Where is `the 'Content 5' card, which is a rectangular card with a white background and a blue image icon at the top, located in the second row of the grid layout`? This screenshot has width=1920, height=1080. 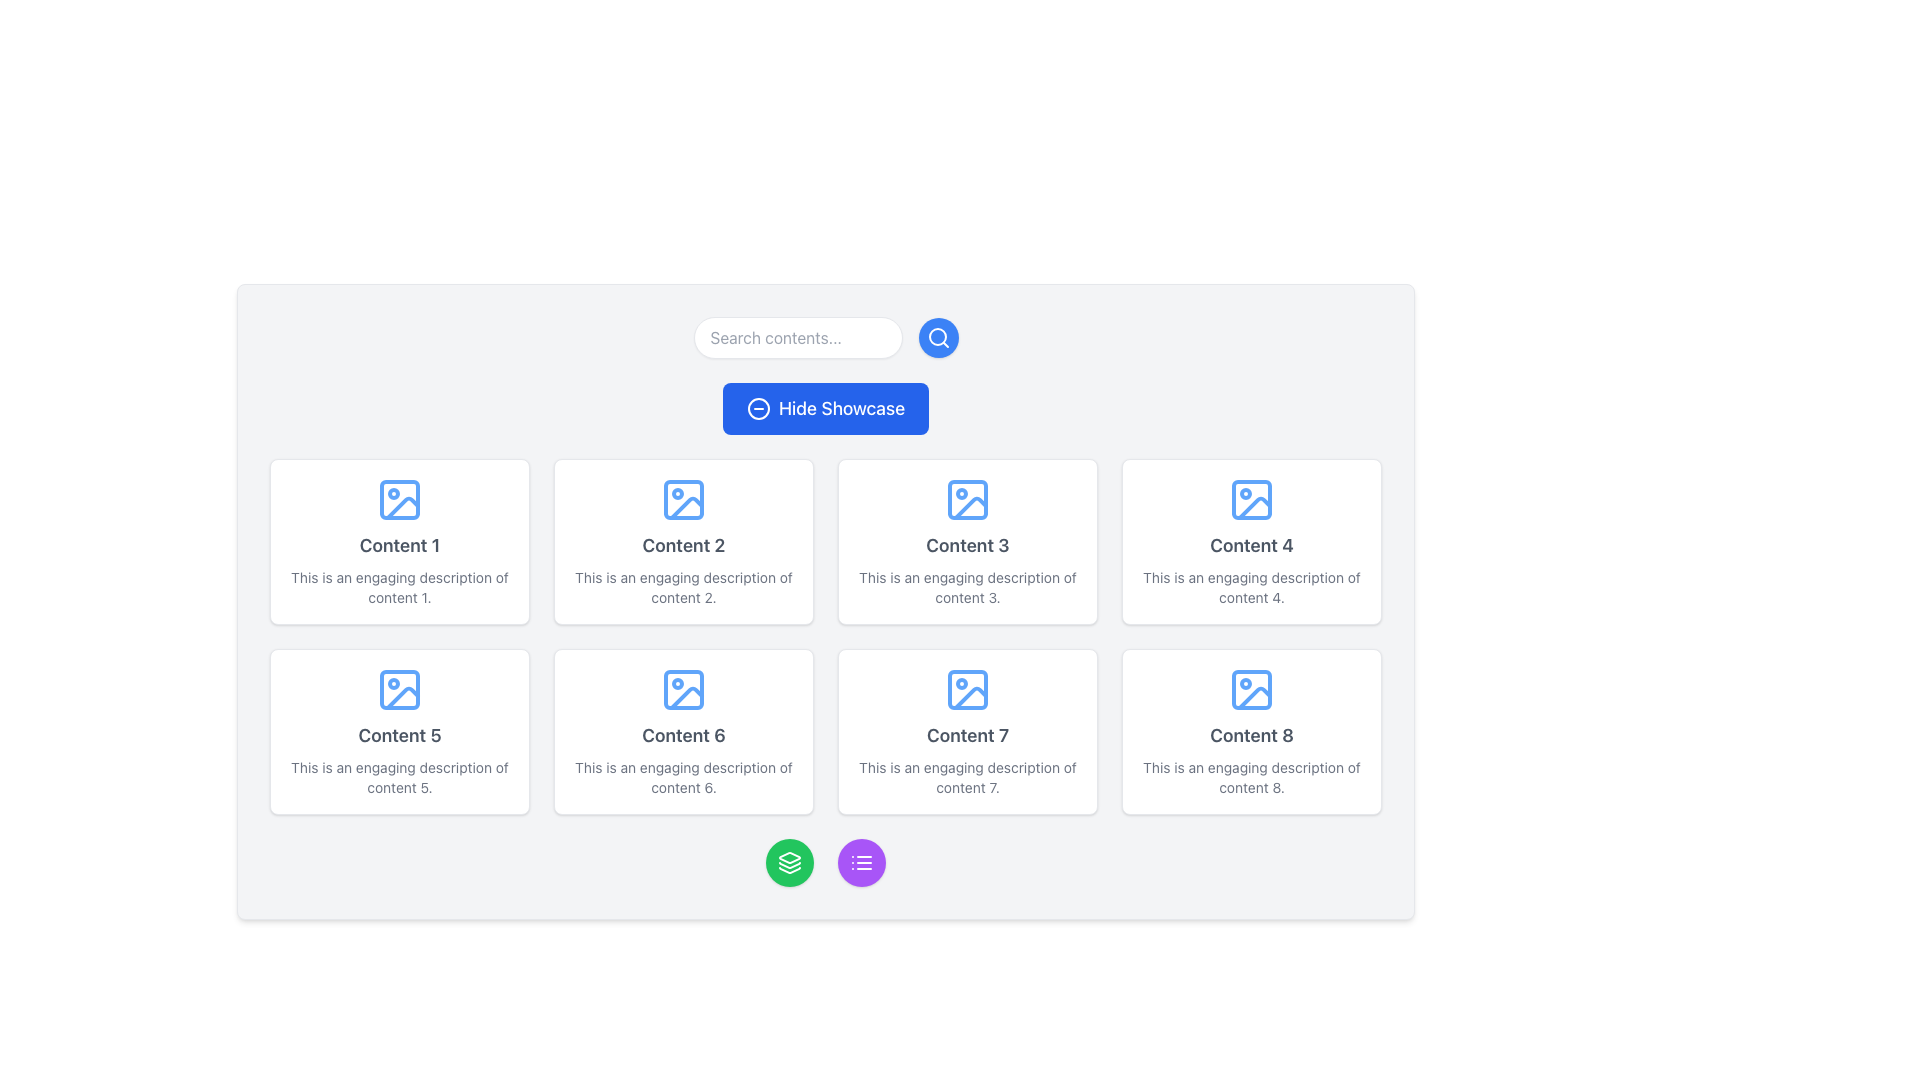
the 'Content 5' card, which is a rectangular card with a white background and a blue image icon at the top, located in the second row of the grid layout is located at coordinates (399, 732).